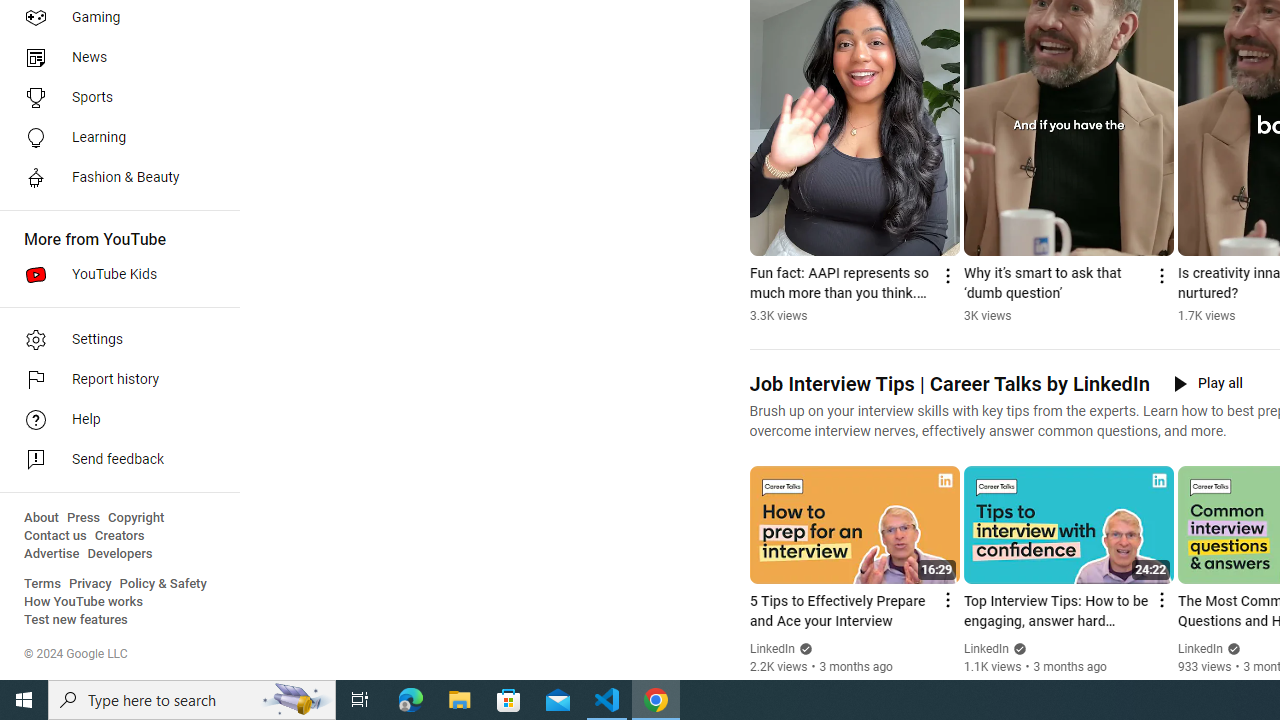 Image resolution: width=1280 pixels, height=720 pixels. What do you see at coordinates (89, 584) in the screenshot?
I see `'Privacy'` at bounding box center [89, 584].